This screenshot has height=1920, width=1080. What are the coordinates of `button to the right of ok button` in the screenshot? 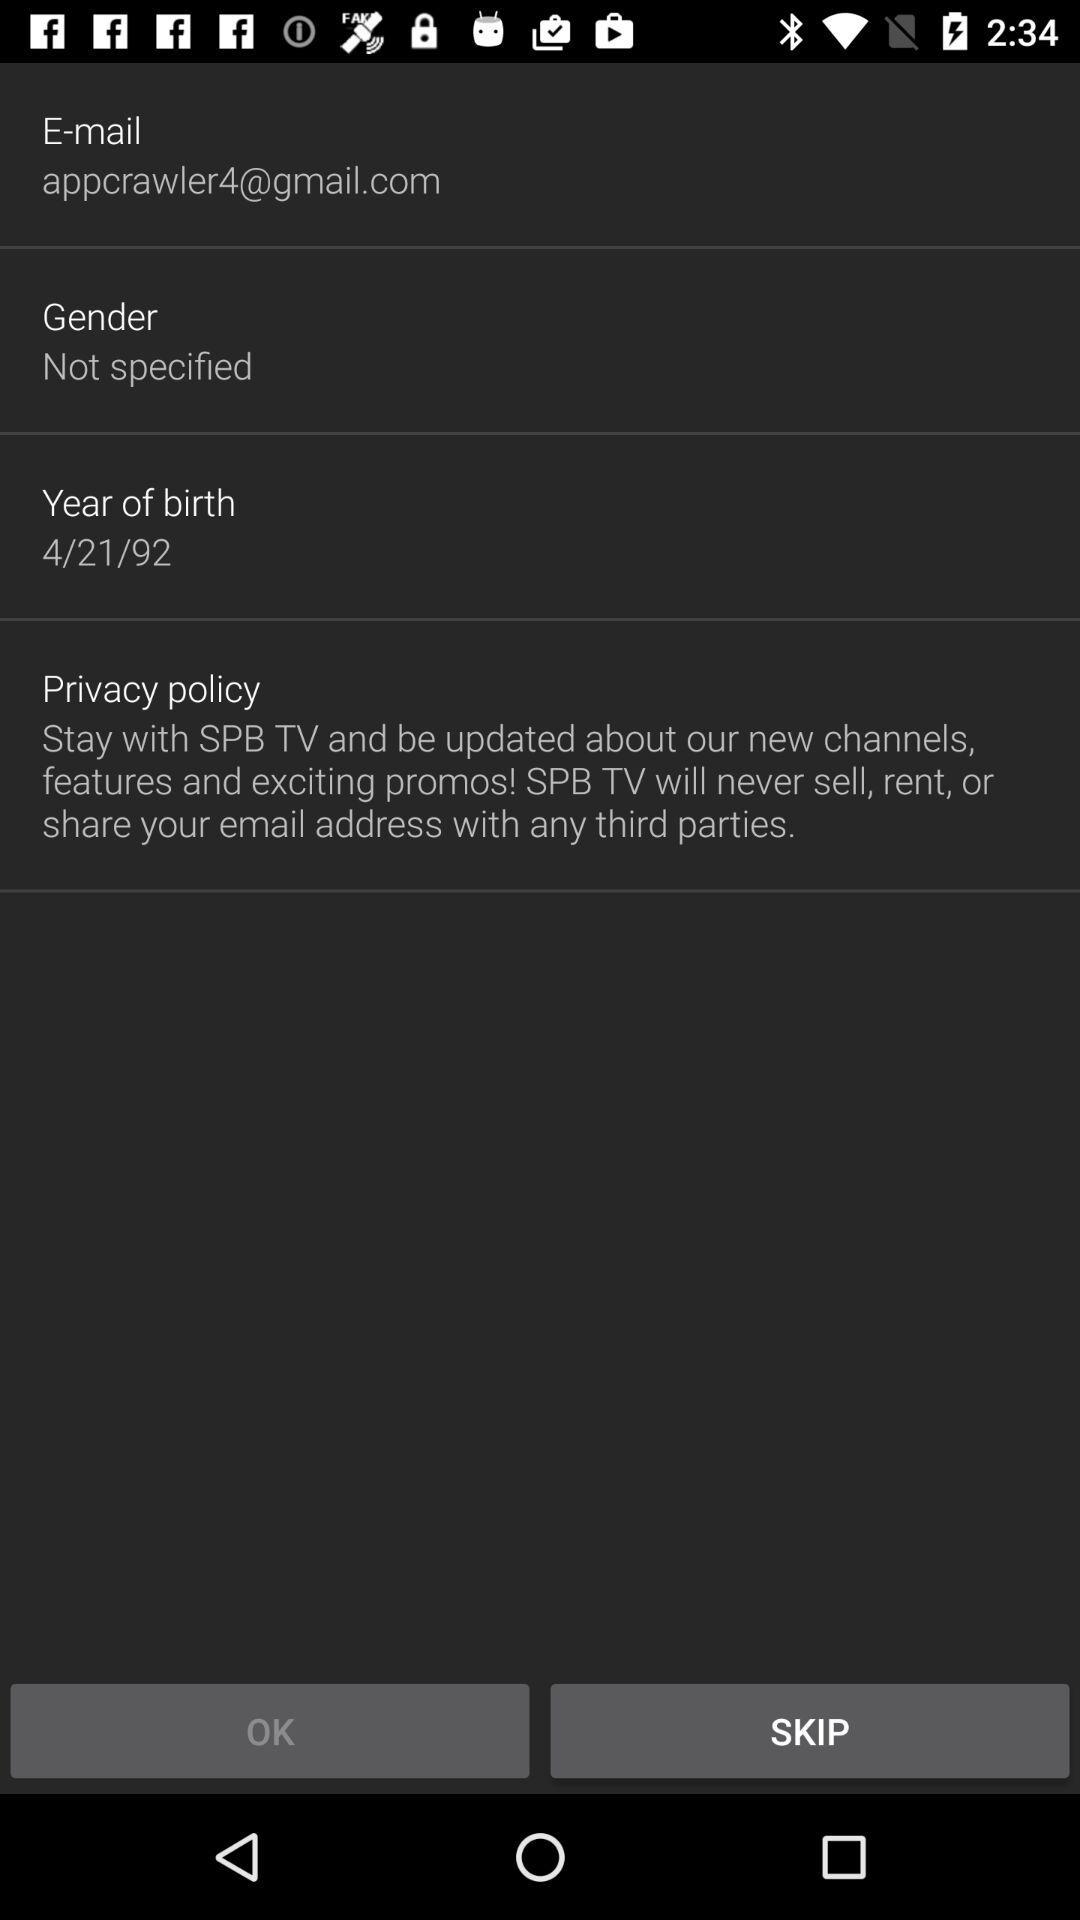 It's located at (810, 1730).